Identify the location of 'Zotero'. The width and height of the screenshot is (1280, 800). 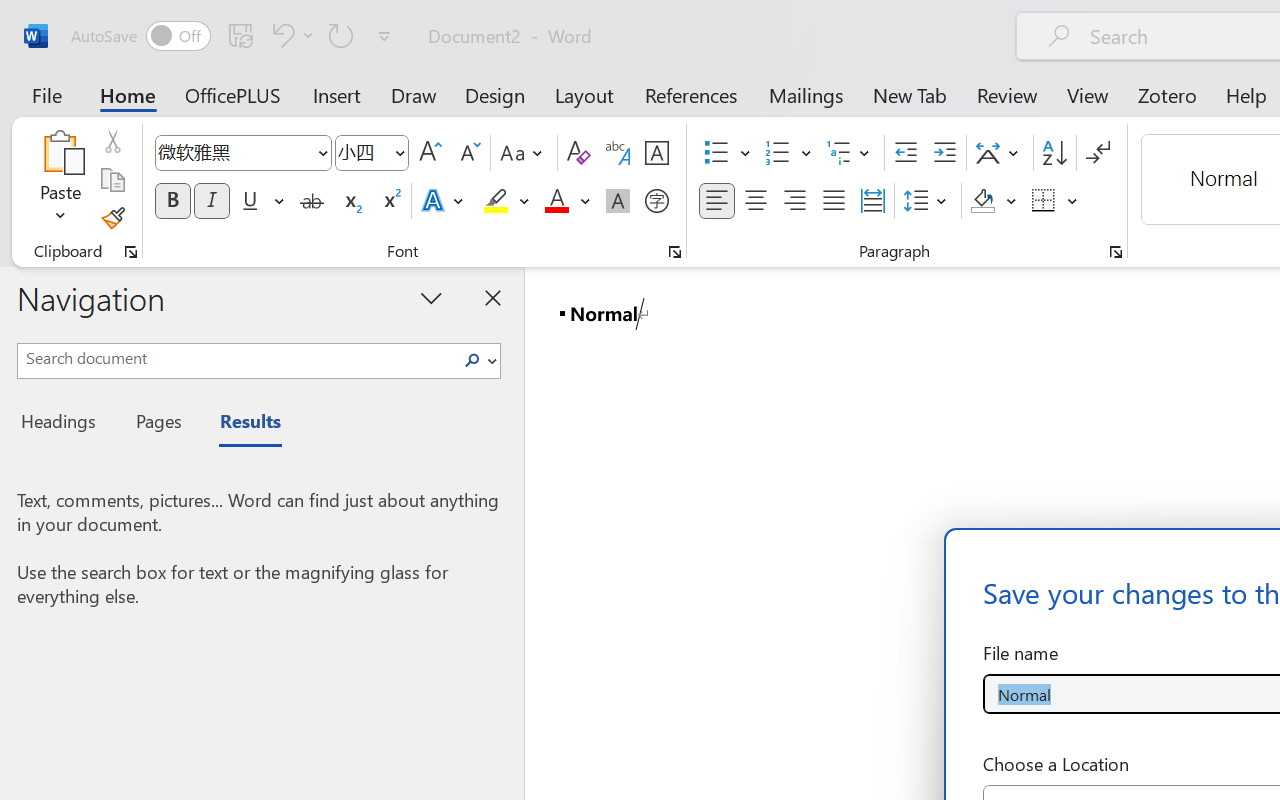
(1167, 94).